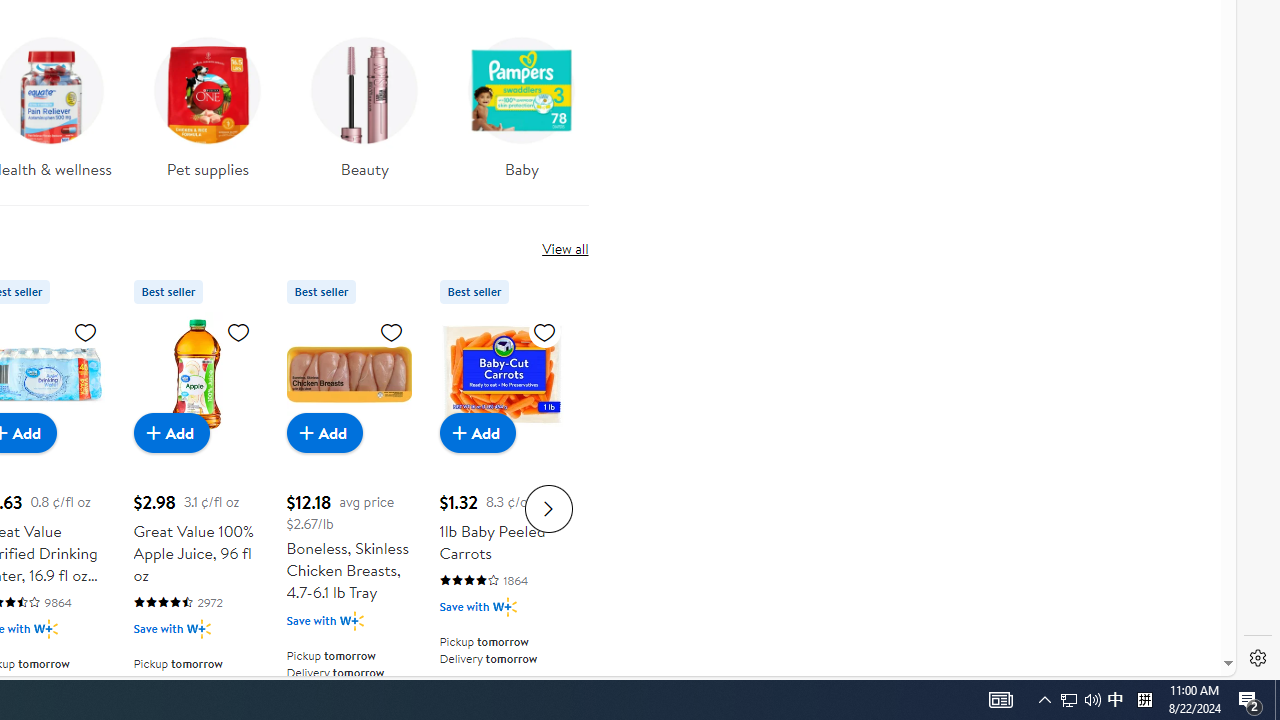  Describe the element at coordinates (364, 114) in the screenshot. I see `'Beauty'` at that location.